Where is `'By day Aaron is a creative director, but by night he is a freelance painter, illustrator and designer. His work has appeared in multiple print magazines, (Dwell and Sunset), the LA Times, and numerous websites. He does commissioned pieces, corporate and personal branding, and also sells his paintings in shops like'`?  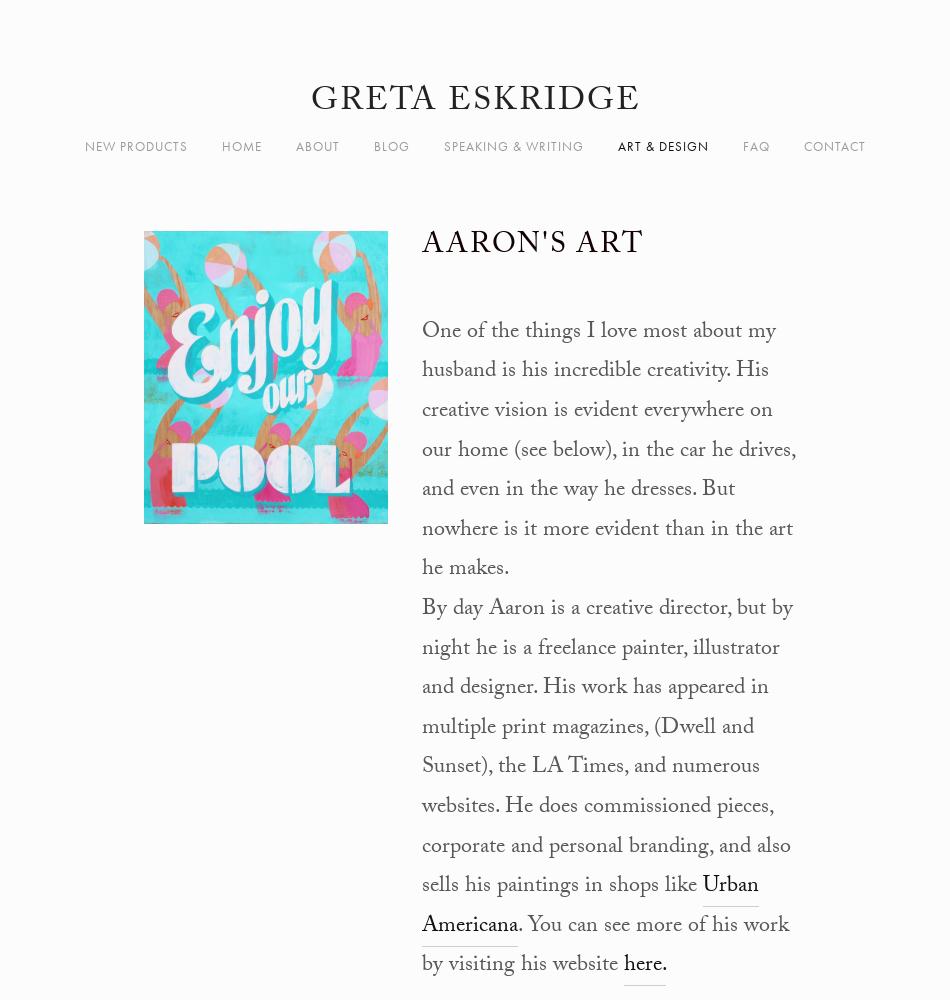 'By day Aaron is a creative director, but by night he is a freelance painter, illustrator and designer. His work has appeared in multiple print magazines, (Dwell and Sunset), the LA Times, and numerous websites. He does commissioned pieces, corporate and personal branding, and also sells his paintings in shops like' is located at coordinates (607, 747).